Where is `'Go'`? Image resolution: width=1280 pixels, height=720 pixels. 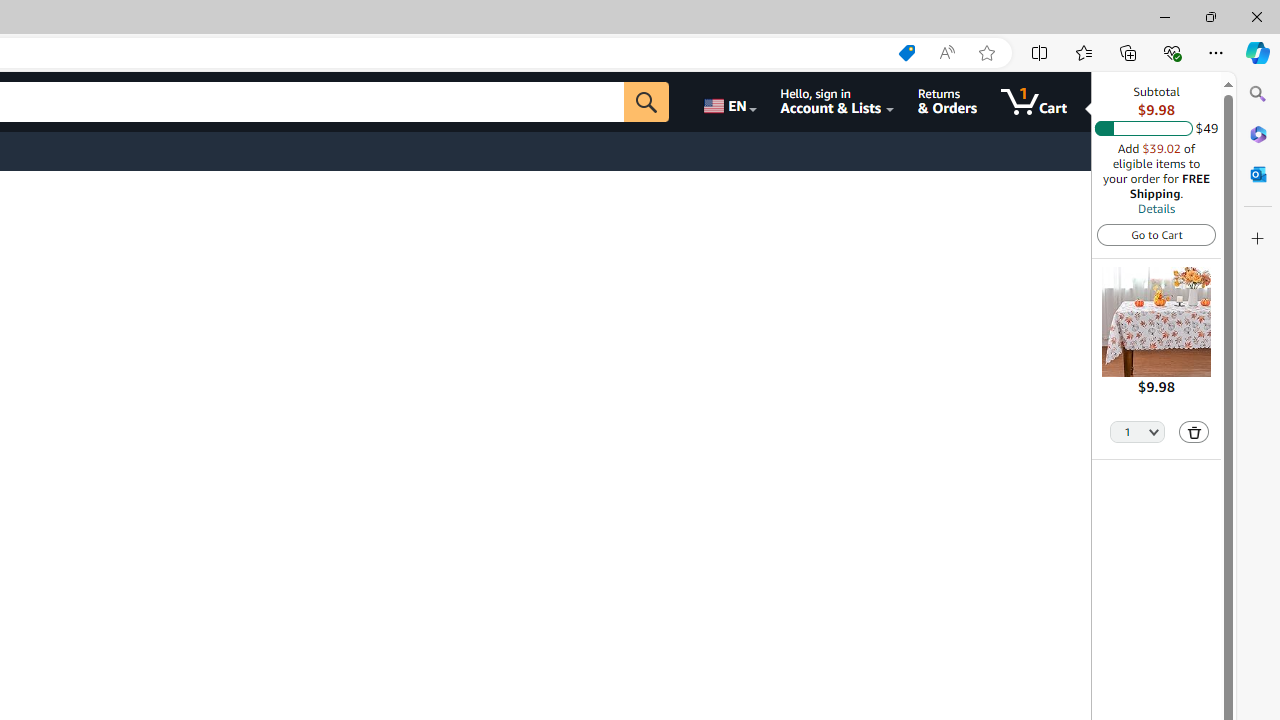
'Go' is located at coordinates (647, 101).